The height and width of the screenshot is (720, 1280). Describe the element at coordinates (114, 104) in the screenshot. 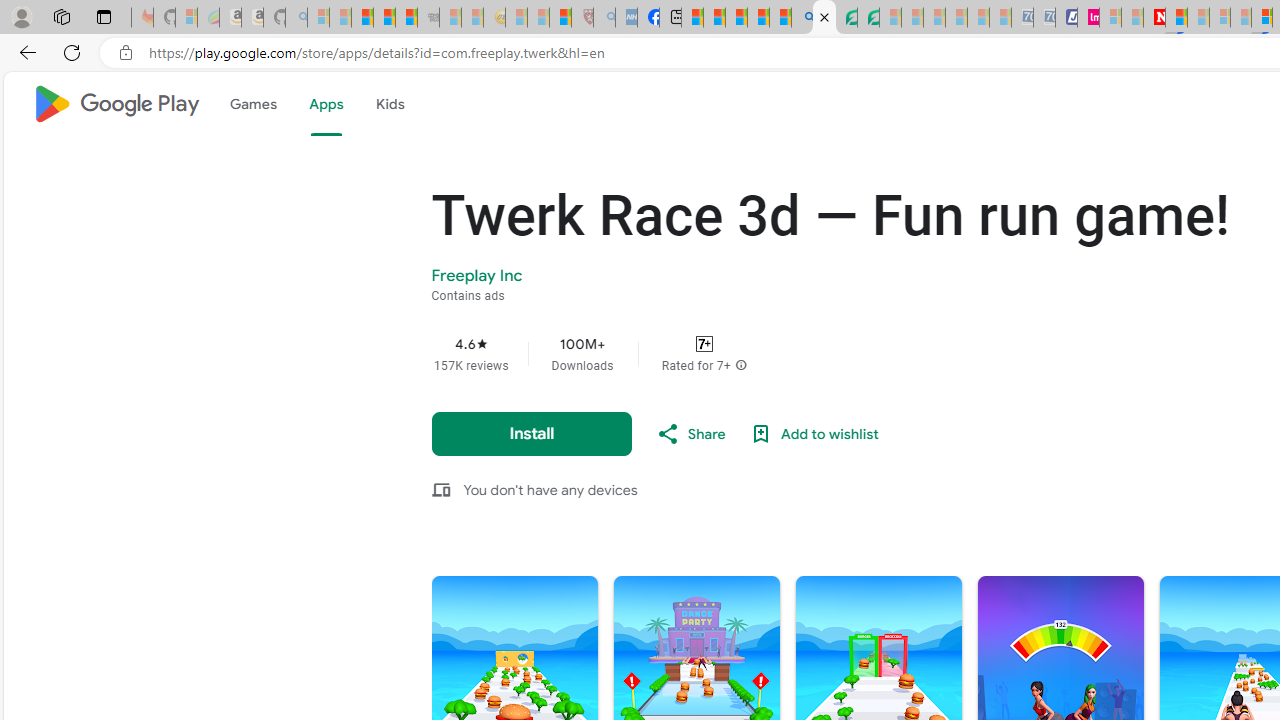

I see `'Google Play logo'` at that location.